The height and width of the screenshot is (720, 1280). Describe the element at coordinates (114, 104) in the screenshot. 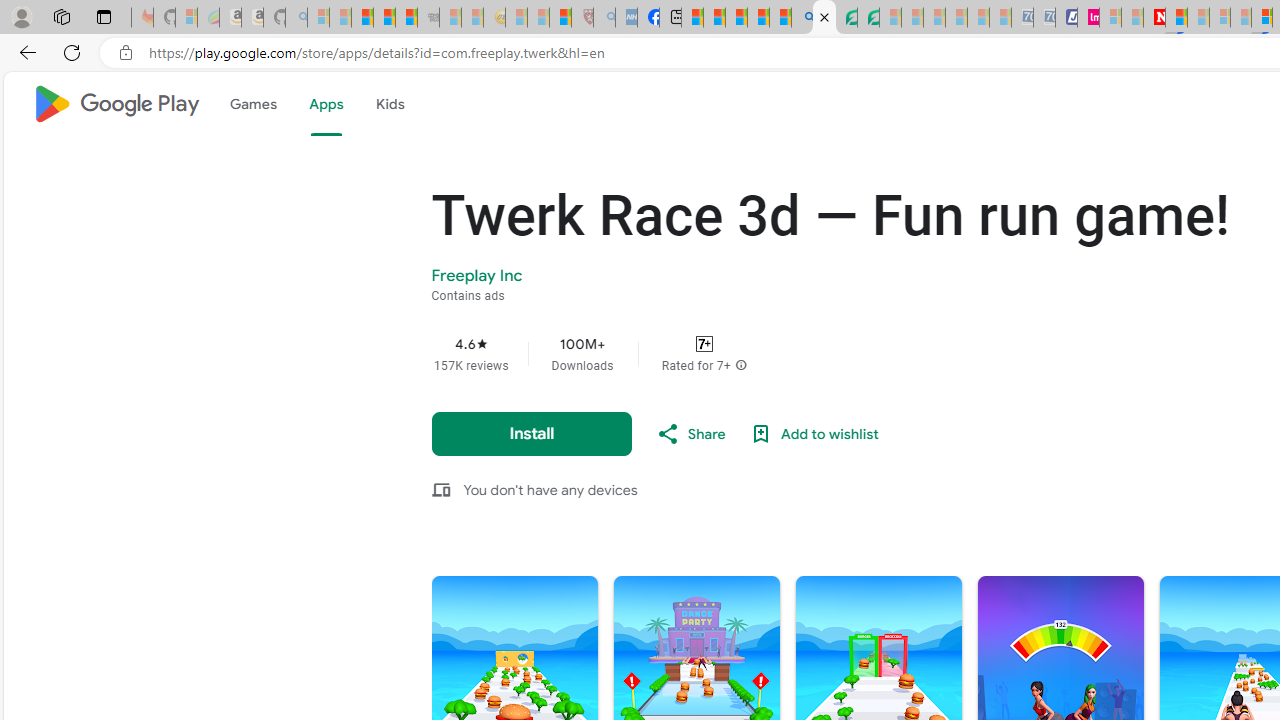

I see `'Google Play logo'` at that location.